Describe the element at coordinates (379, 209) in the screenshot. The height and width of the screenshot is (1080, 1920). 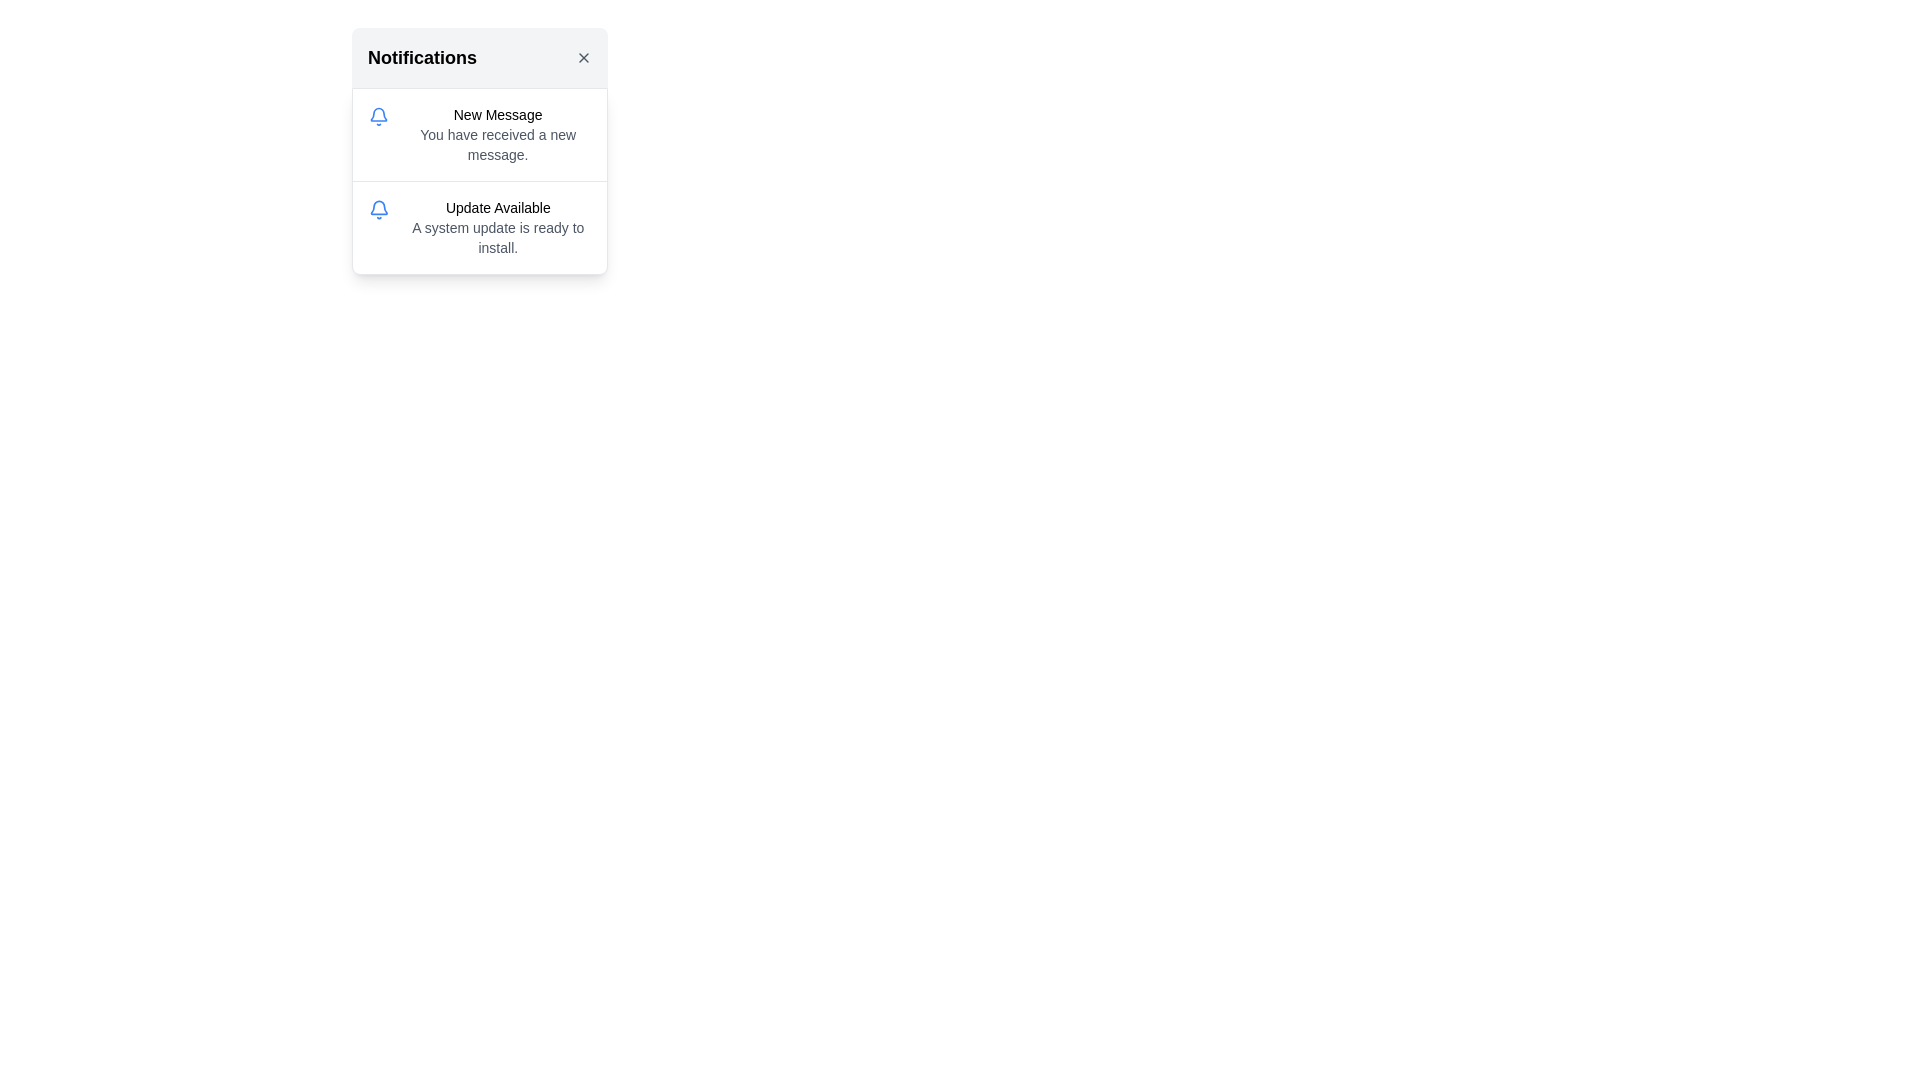
I see `the Notification icon shaped like a bell with a blue outline located in the top-left corner of the last notification entry, which precedes the text 'Update Available' and 'A system update is ready to install.'` at that location.